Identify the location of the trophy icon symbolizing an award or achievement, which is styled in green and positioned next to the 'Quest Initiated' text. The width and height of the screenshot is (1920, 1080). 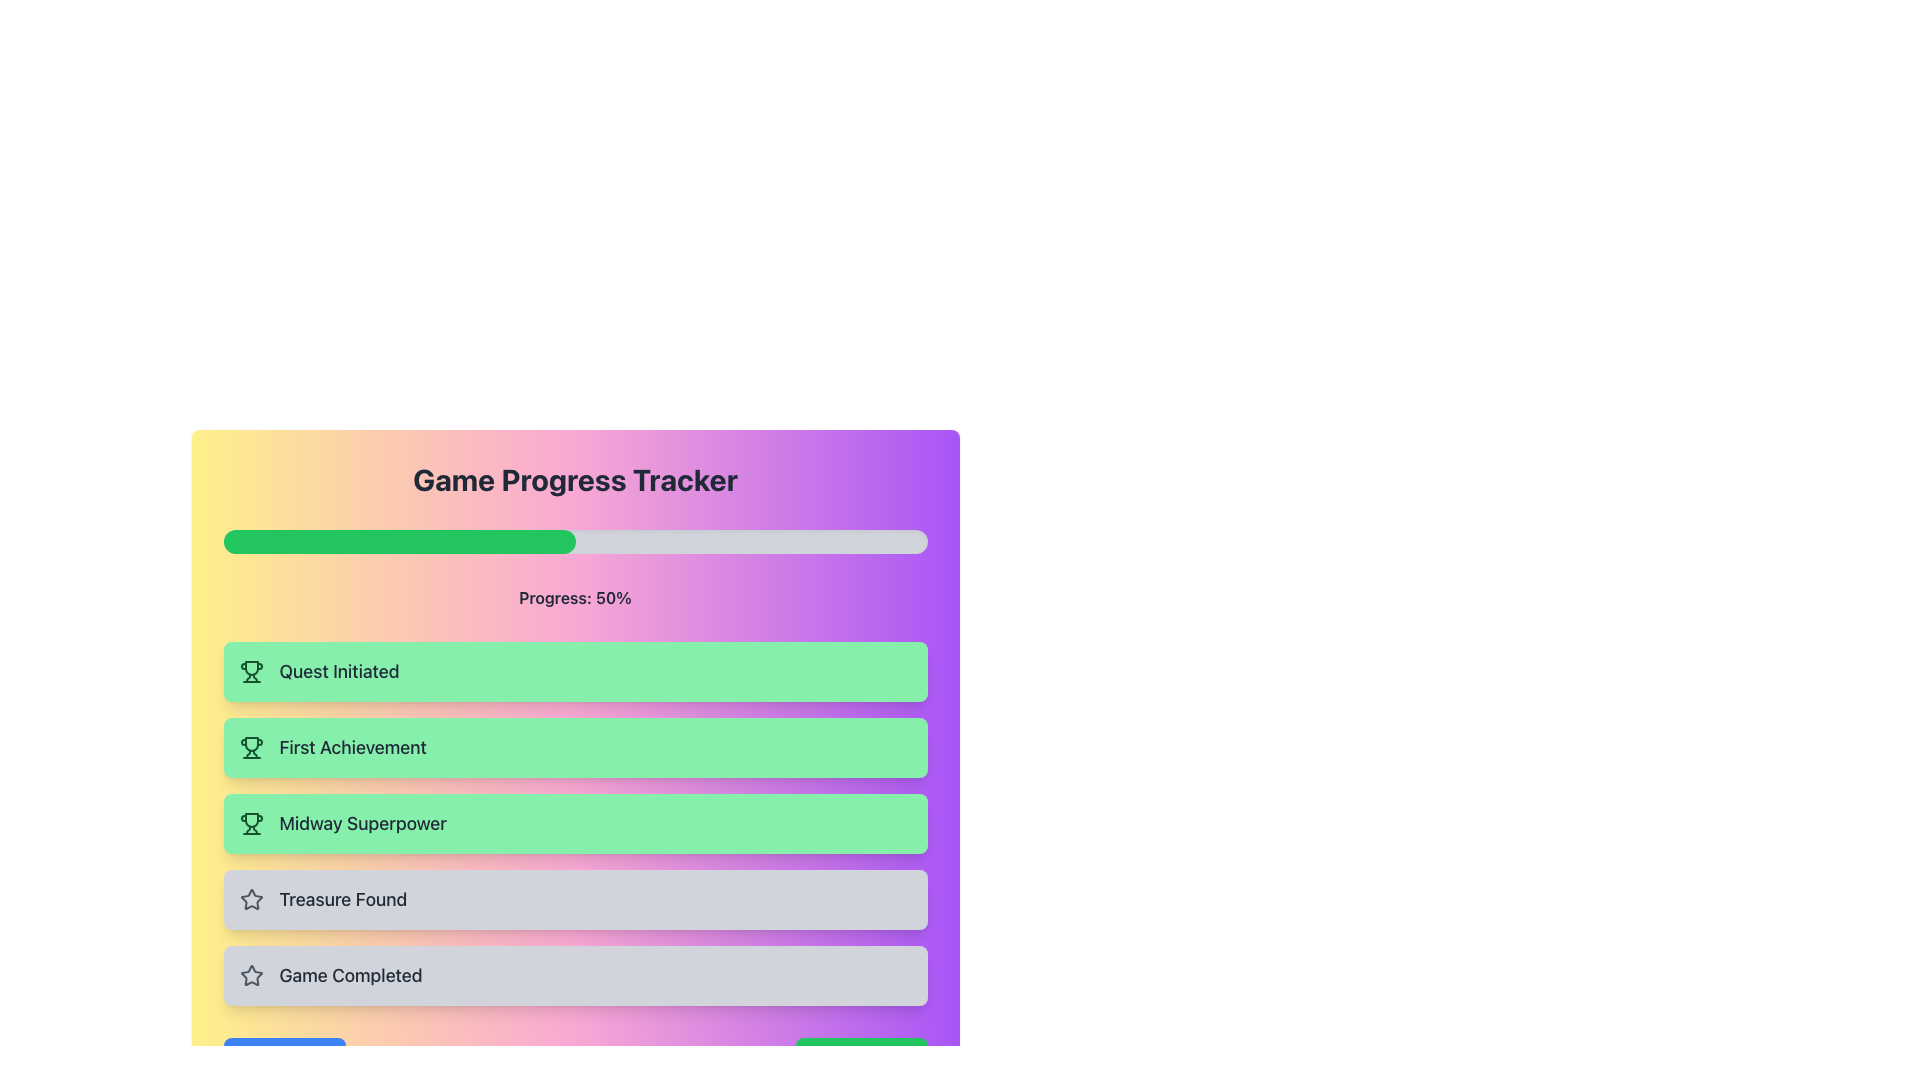
(250, 671).